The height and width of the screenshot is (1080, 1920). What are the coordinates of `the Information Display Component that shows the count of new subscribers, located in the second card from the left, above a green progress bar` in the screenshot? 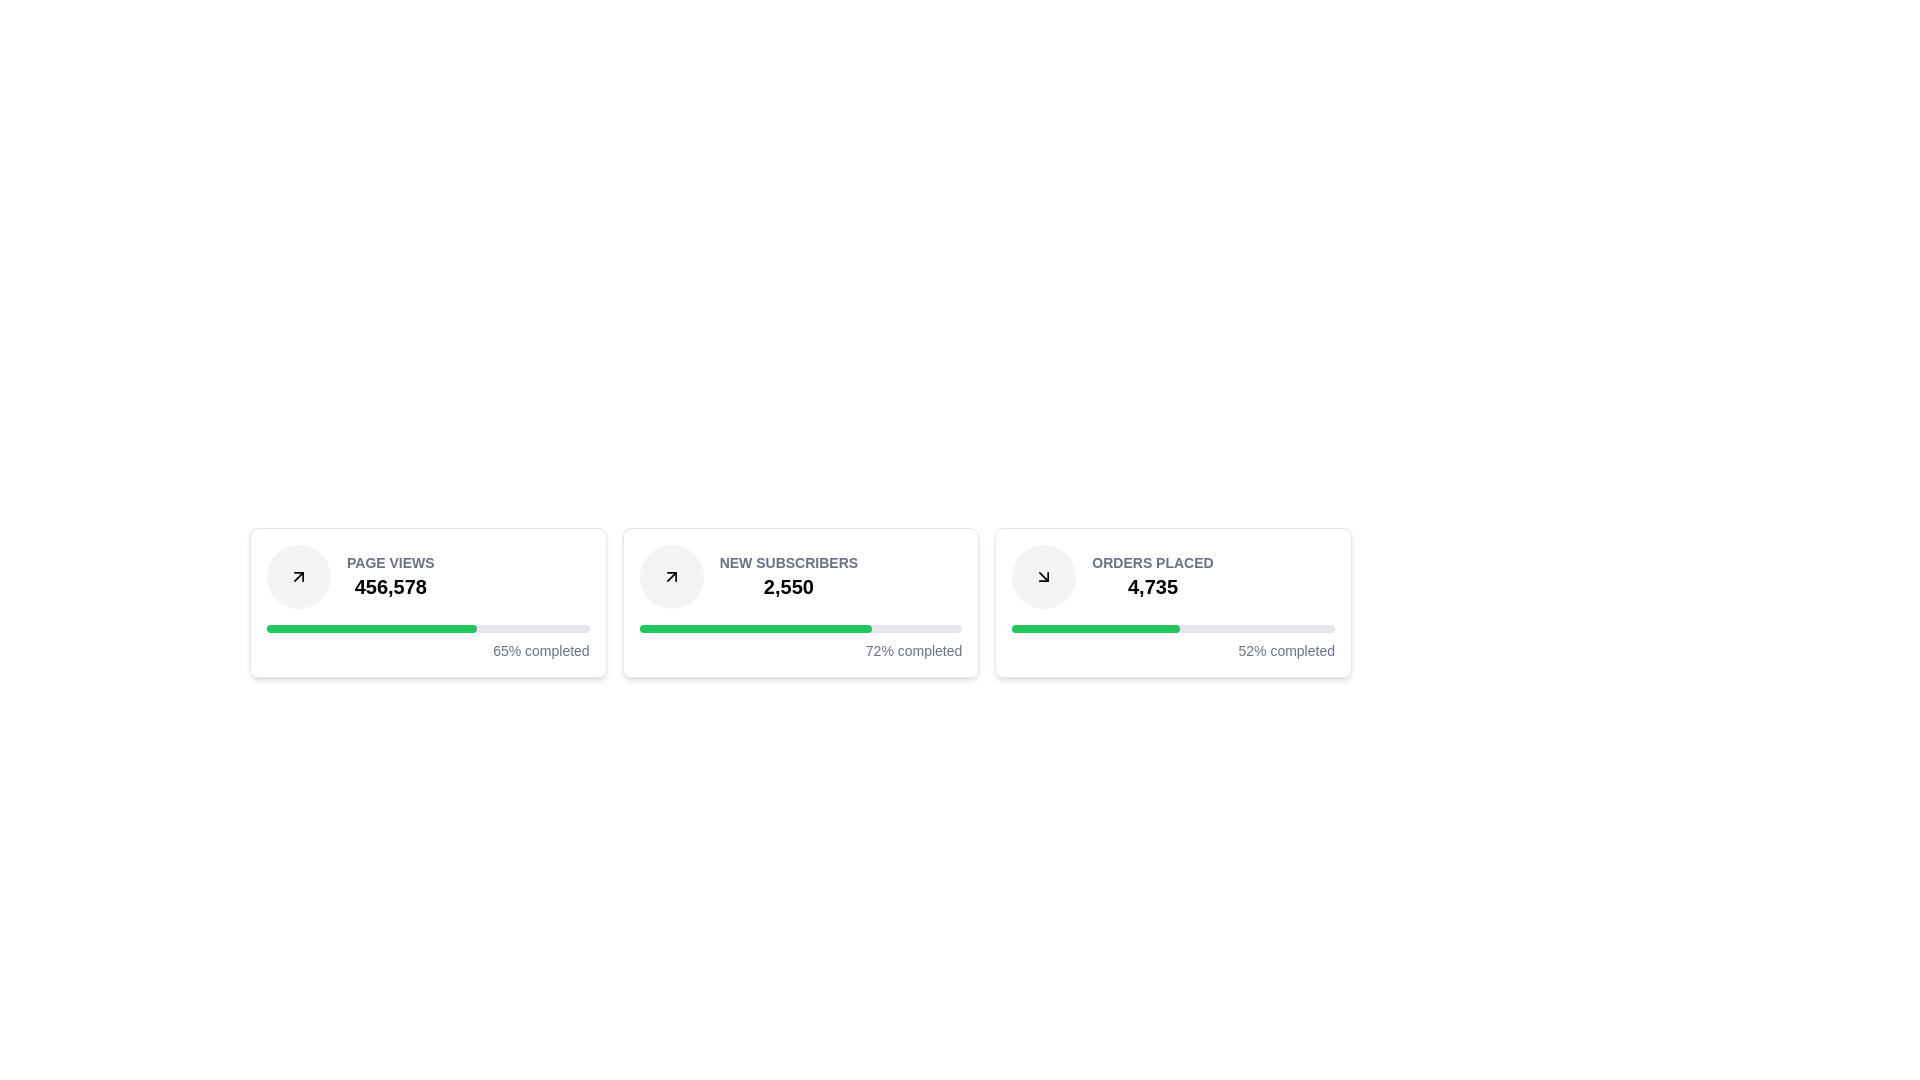 It's located at (801, 577).